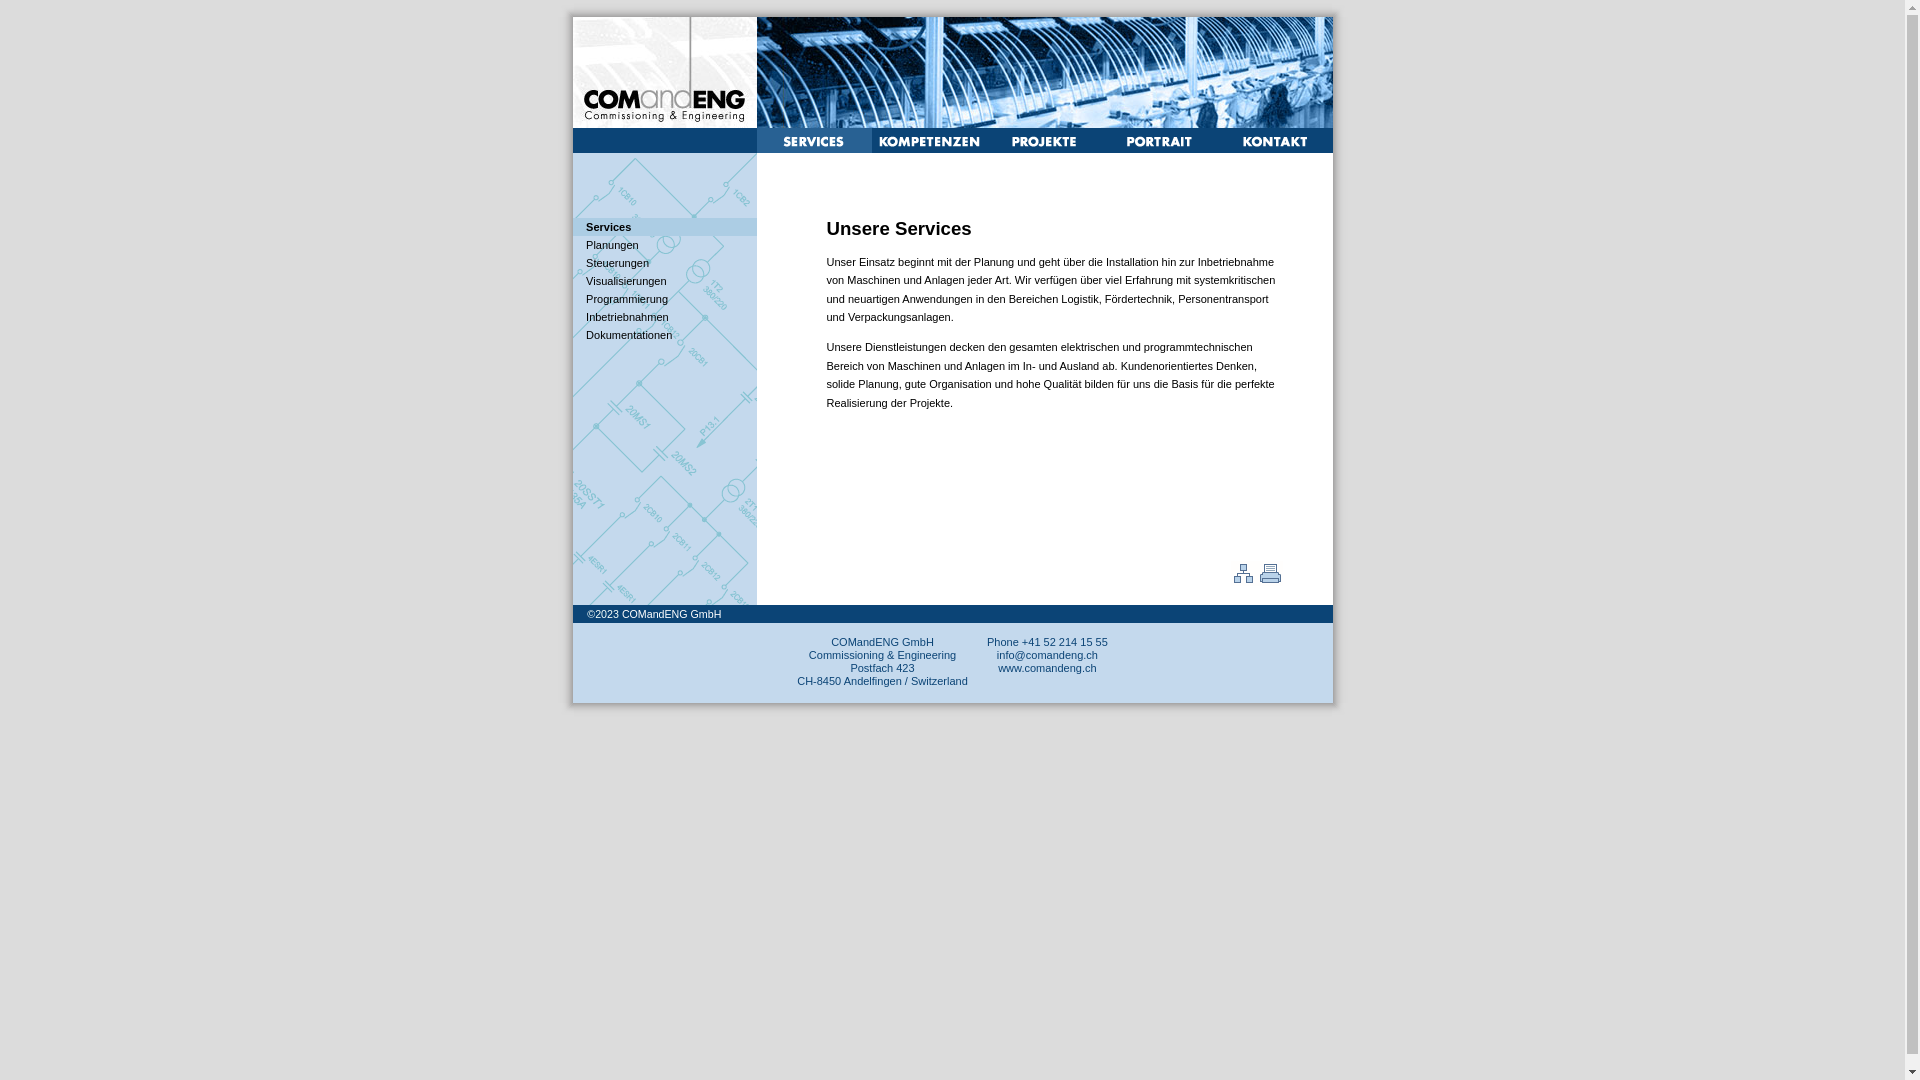 This screenshot has height=1080, width=1920. Describe the element at coordinates (616, 261) in the screenshot. I see `'Steuerungen'` at that location.